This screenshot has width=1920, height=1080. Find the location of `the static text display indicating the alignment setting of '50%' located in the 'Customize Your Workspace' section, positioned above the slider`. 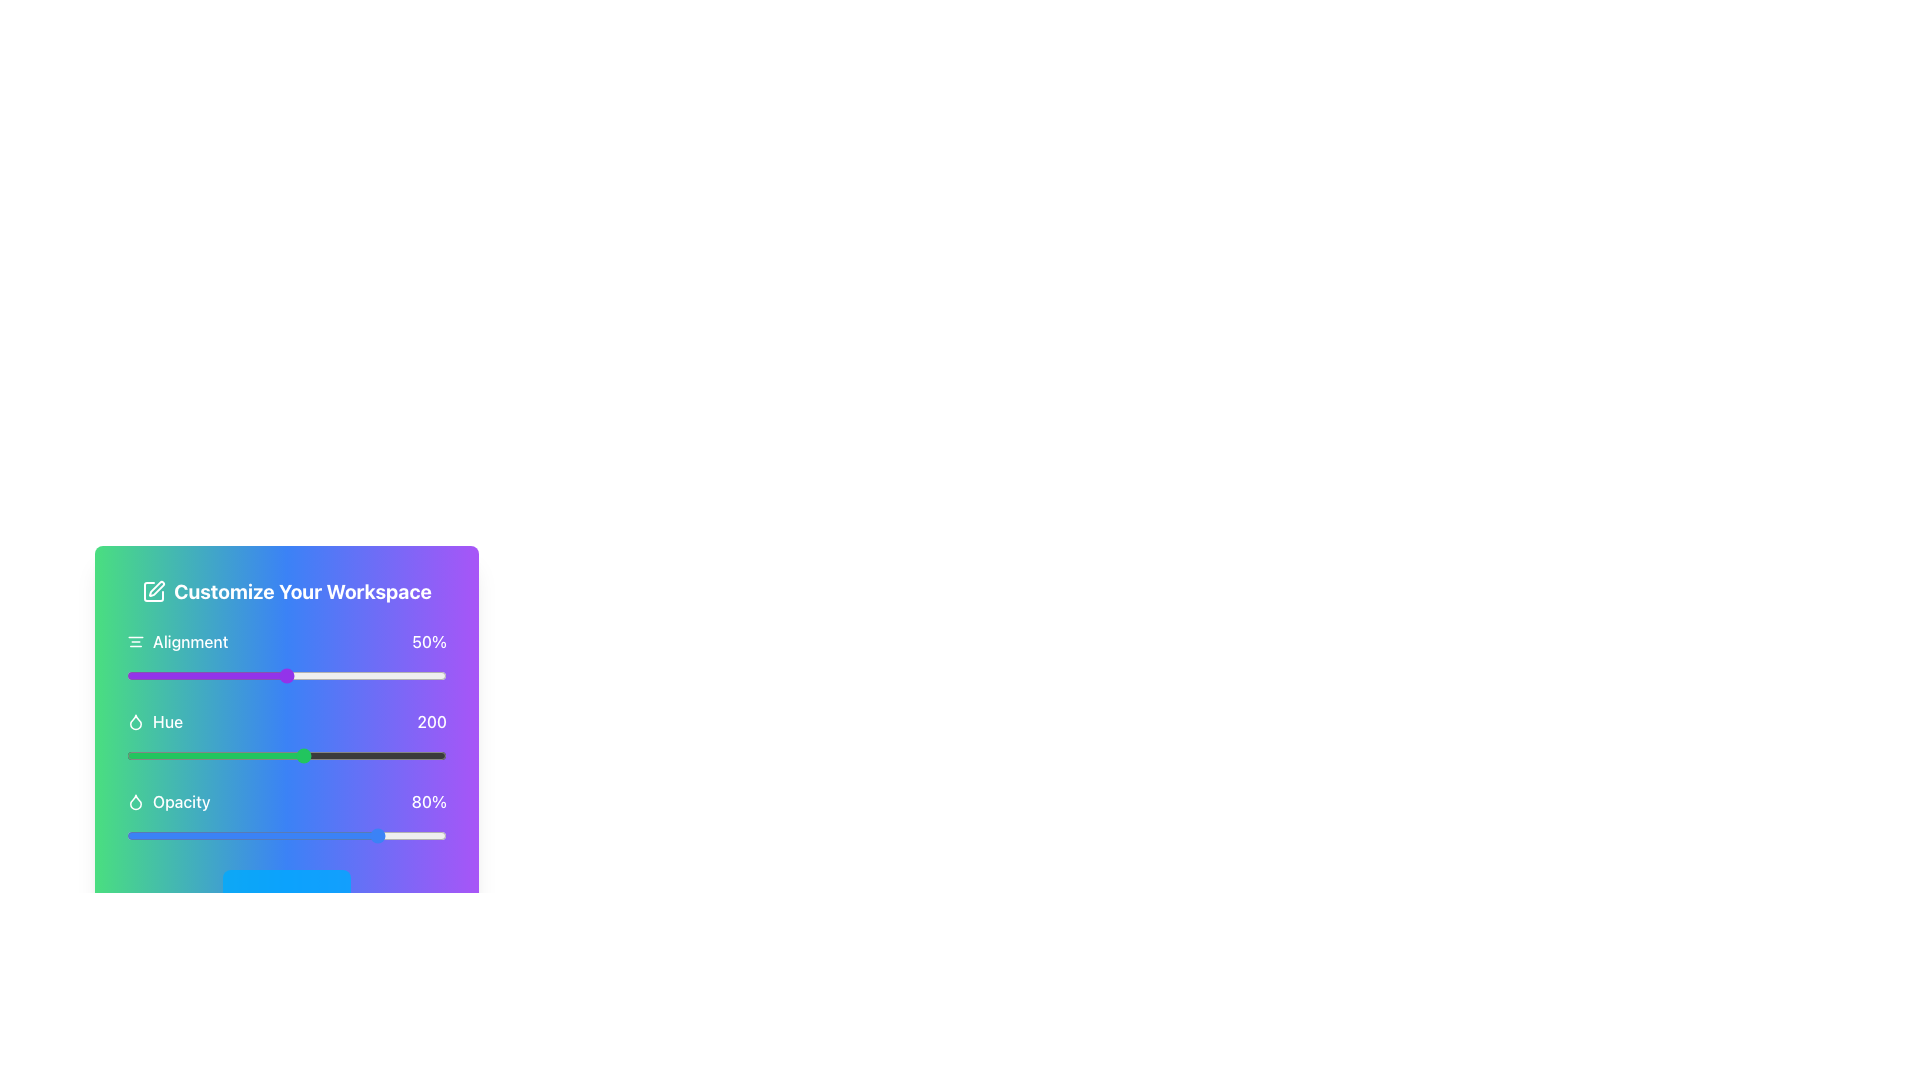

the static text display indicating the alignment setting of '50%' located in the 'Customize Your Workspace' section, positioned above the slider is located at coordinates (286, 641).